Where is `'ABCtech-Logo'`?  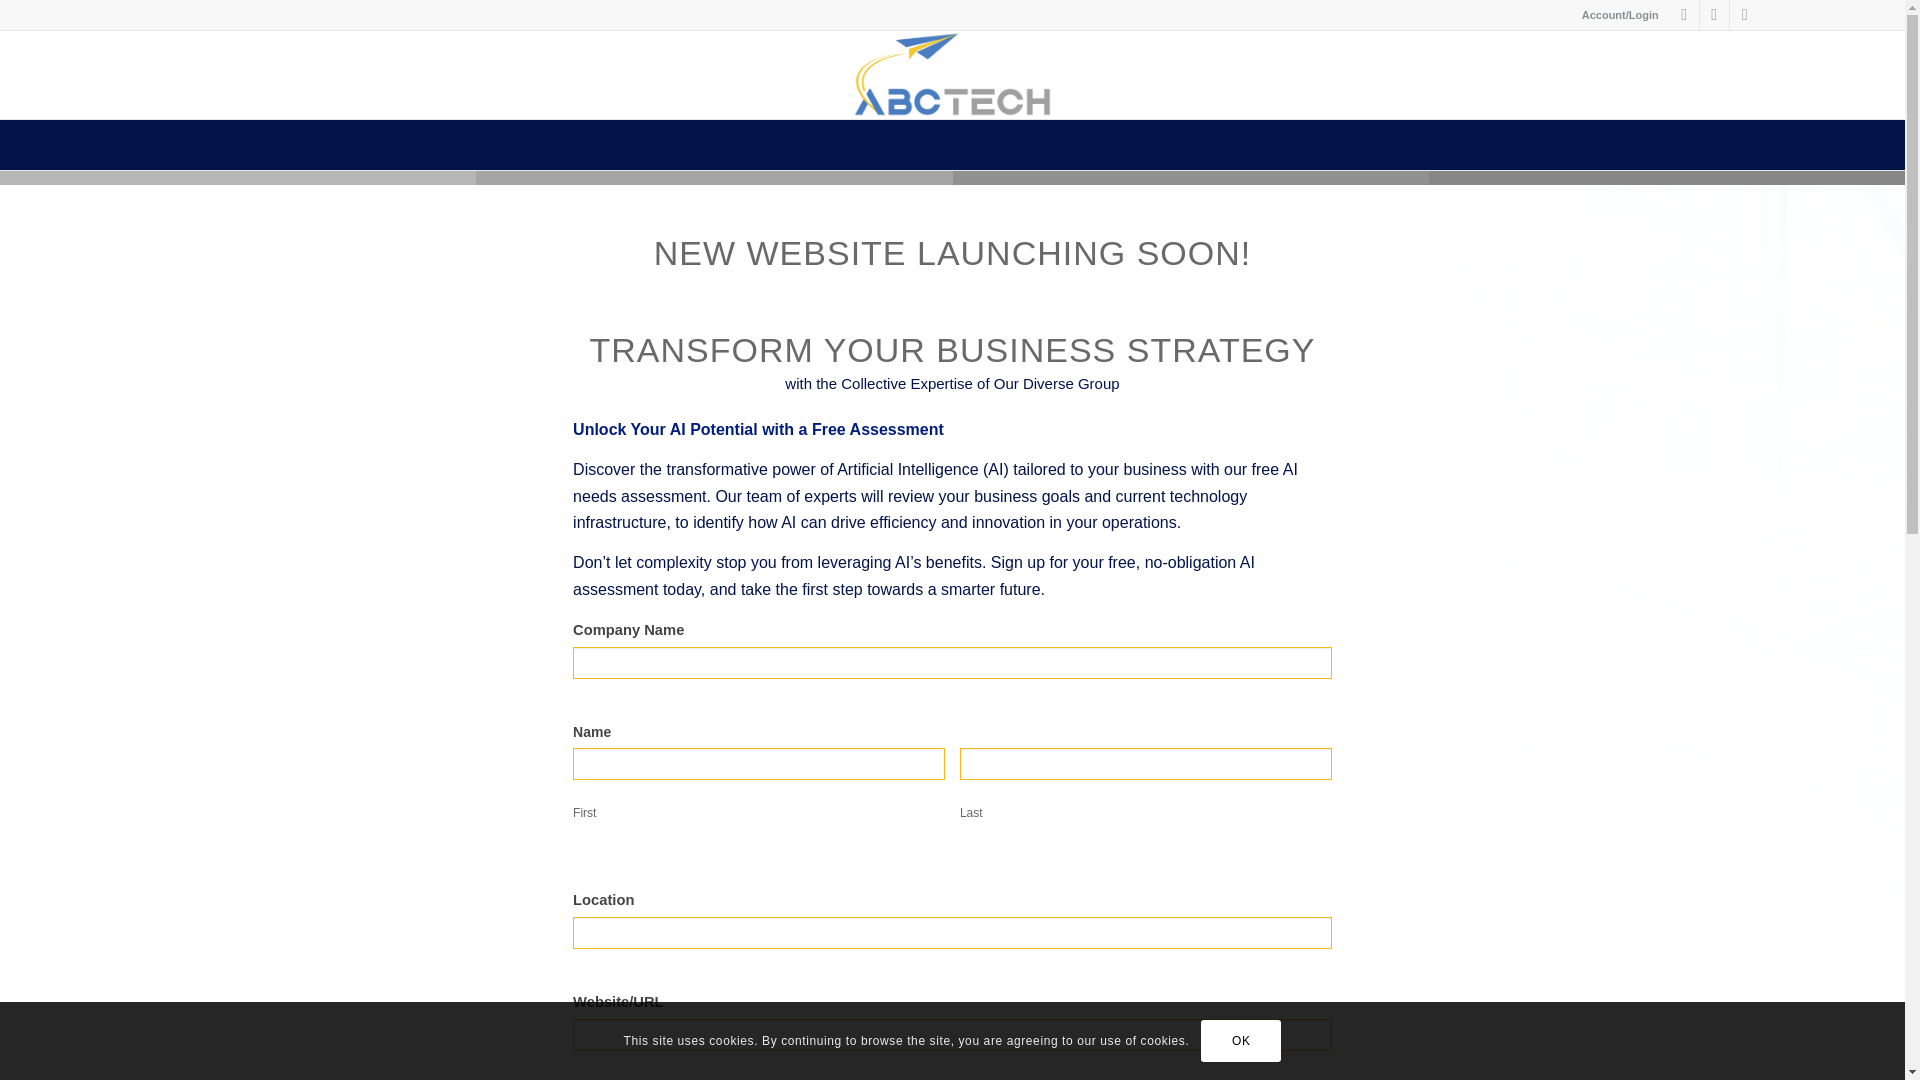
'ABCtech-Logo' is located at coordinates (952, 73).